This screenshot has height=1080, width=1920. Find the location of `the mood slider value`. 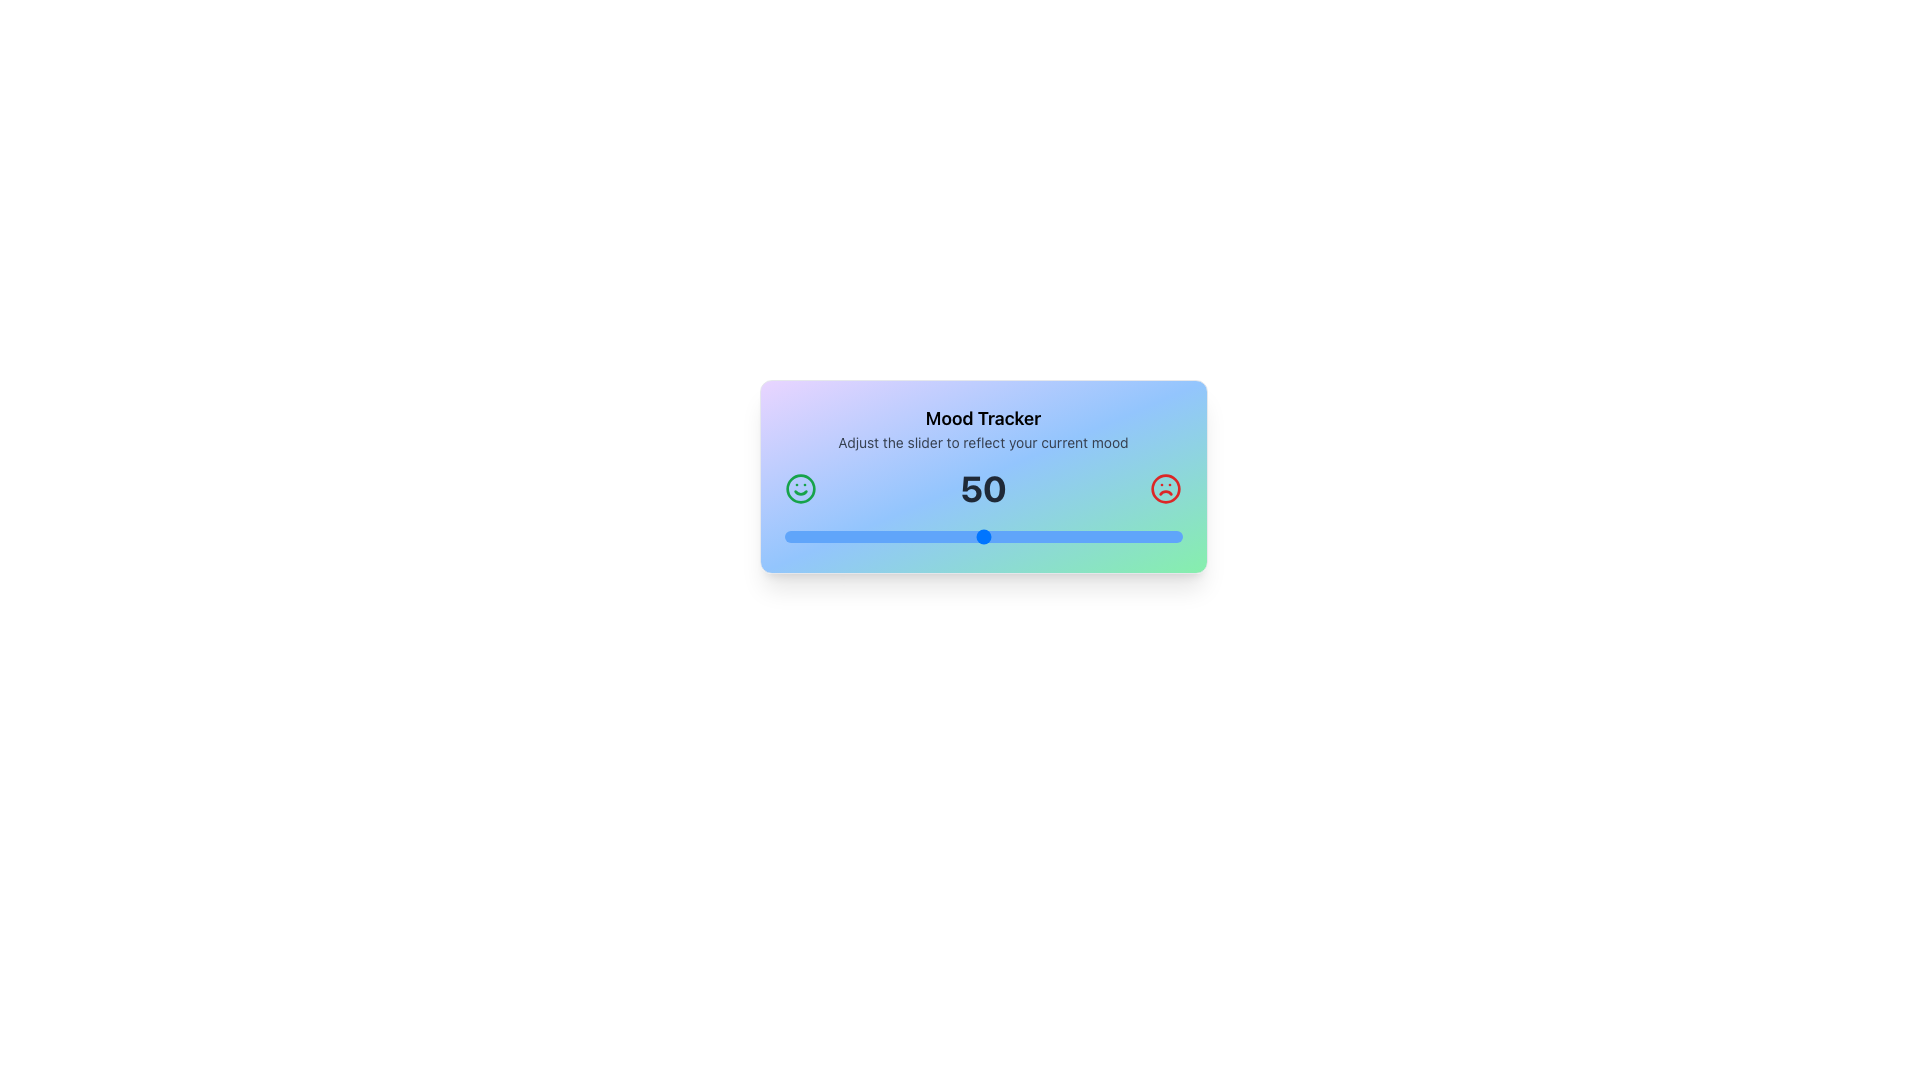

the mood slider value is located at coordinates (1019, 535).